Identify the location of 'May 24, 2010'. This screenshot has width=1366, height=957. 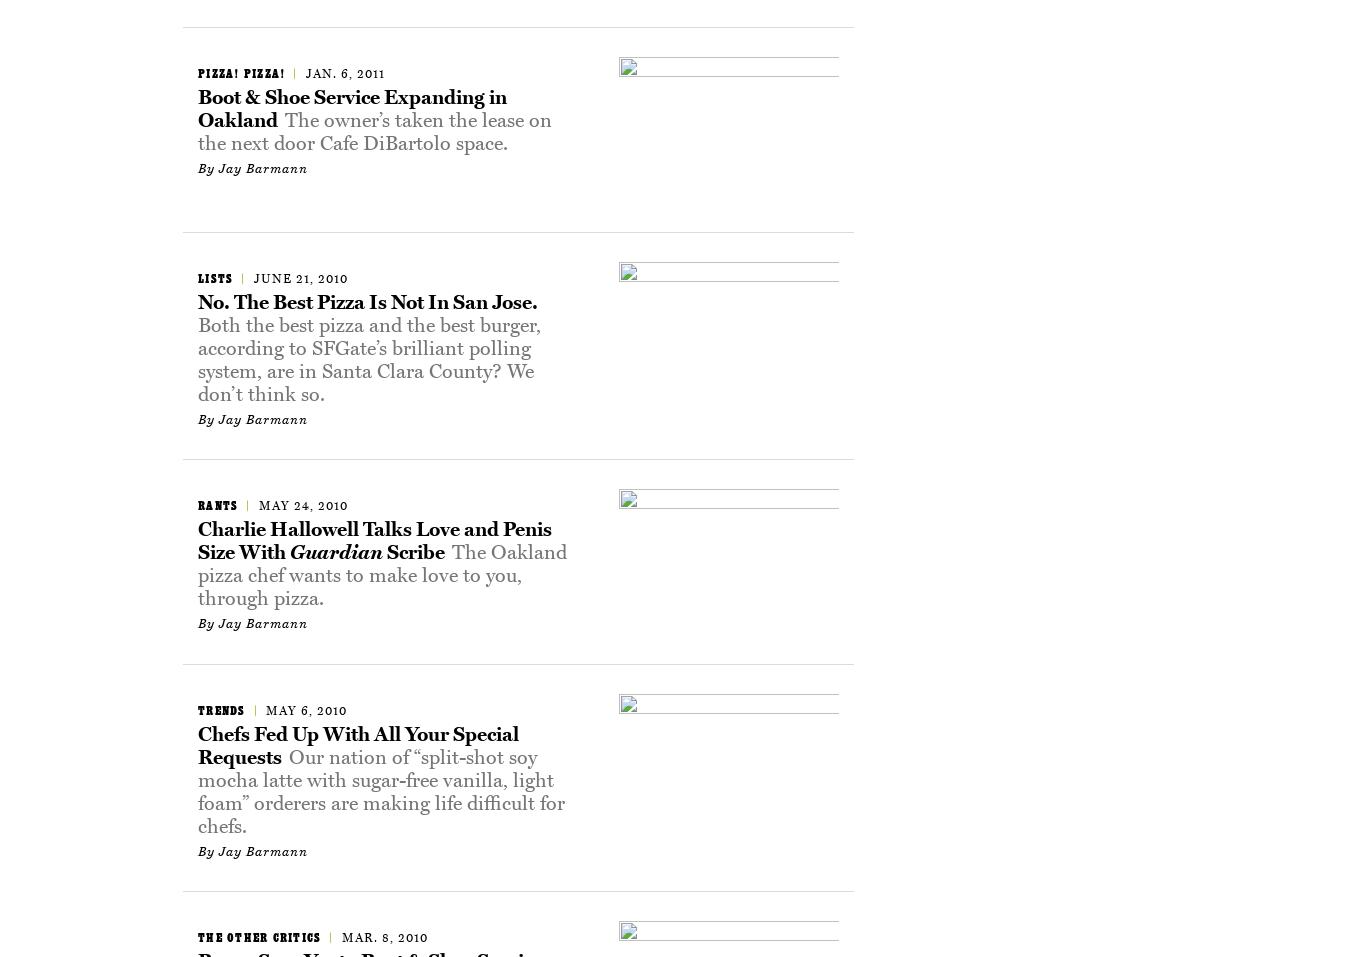
(302, 505).